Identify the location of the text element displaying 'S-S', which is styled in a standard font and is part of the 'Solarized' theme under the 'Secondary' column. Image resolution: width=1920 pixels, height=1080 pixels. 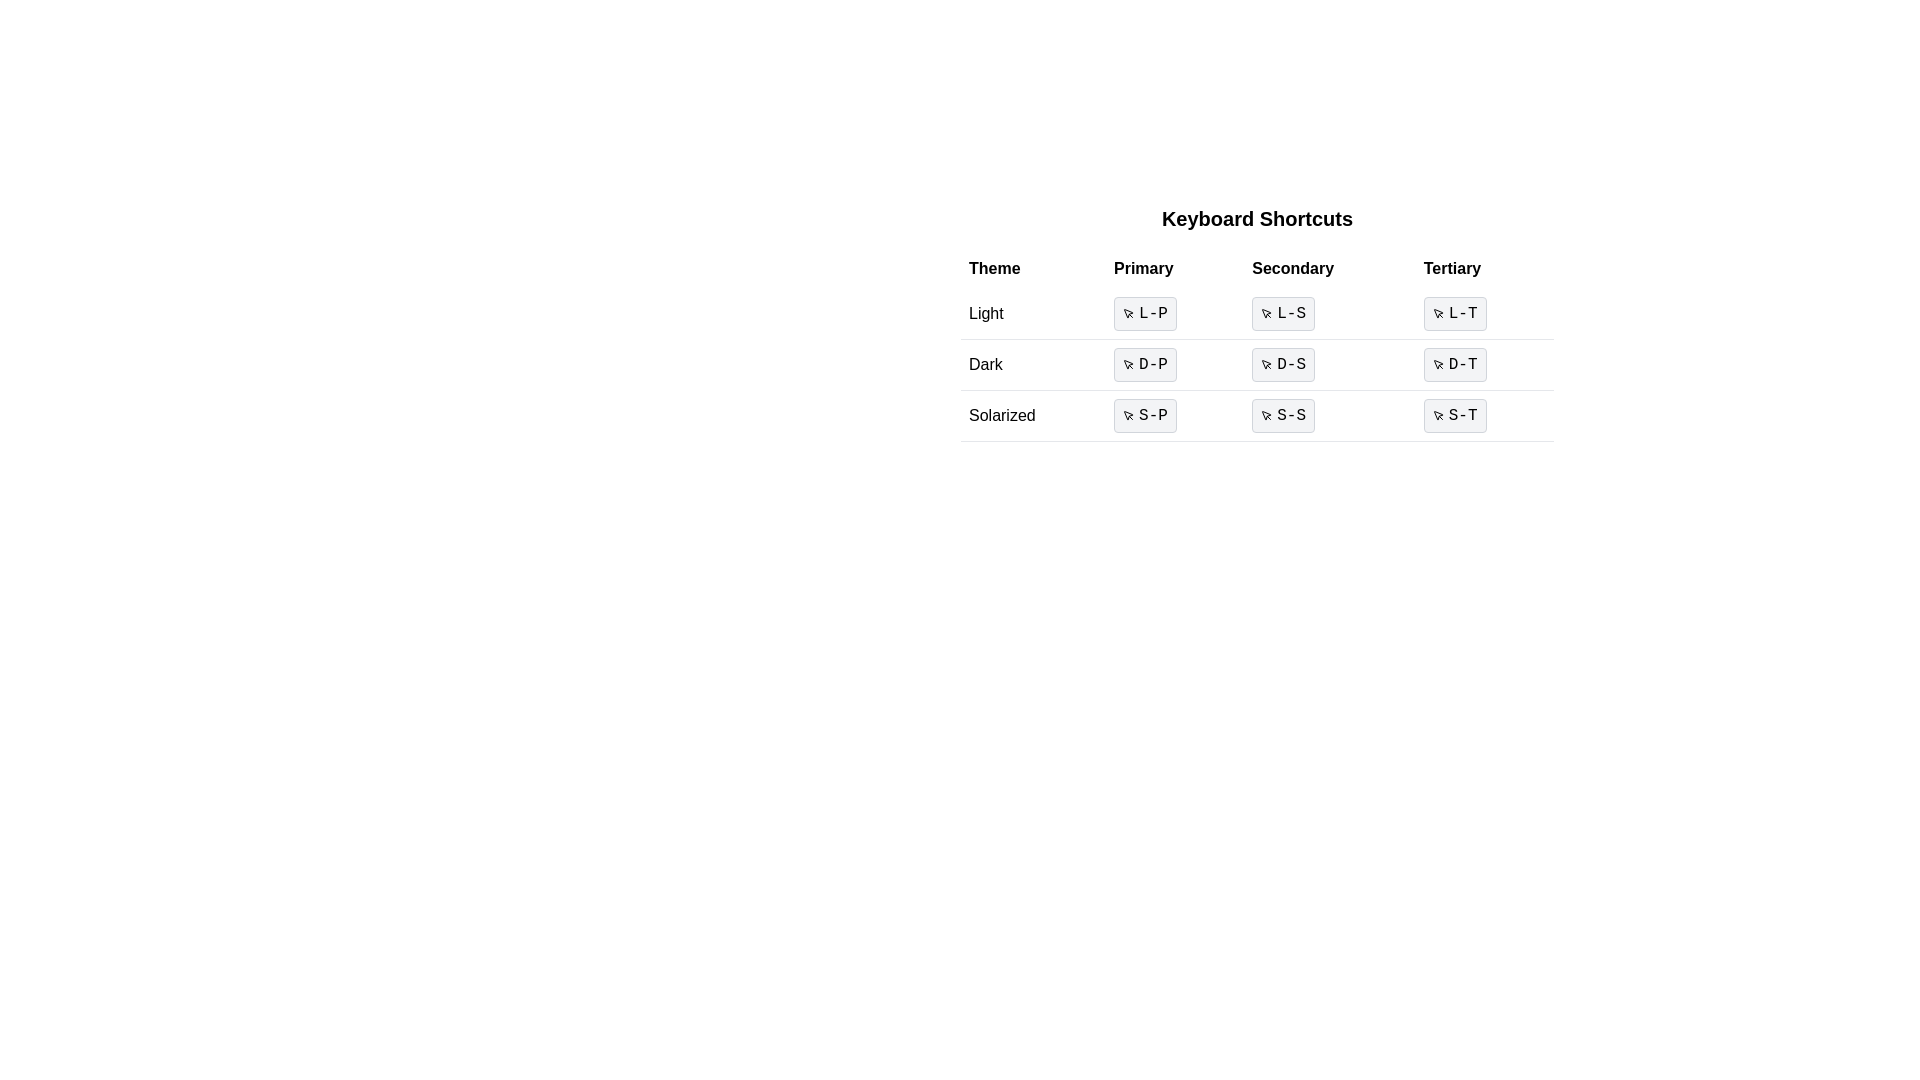
(1291, 415).